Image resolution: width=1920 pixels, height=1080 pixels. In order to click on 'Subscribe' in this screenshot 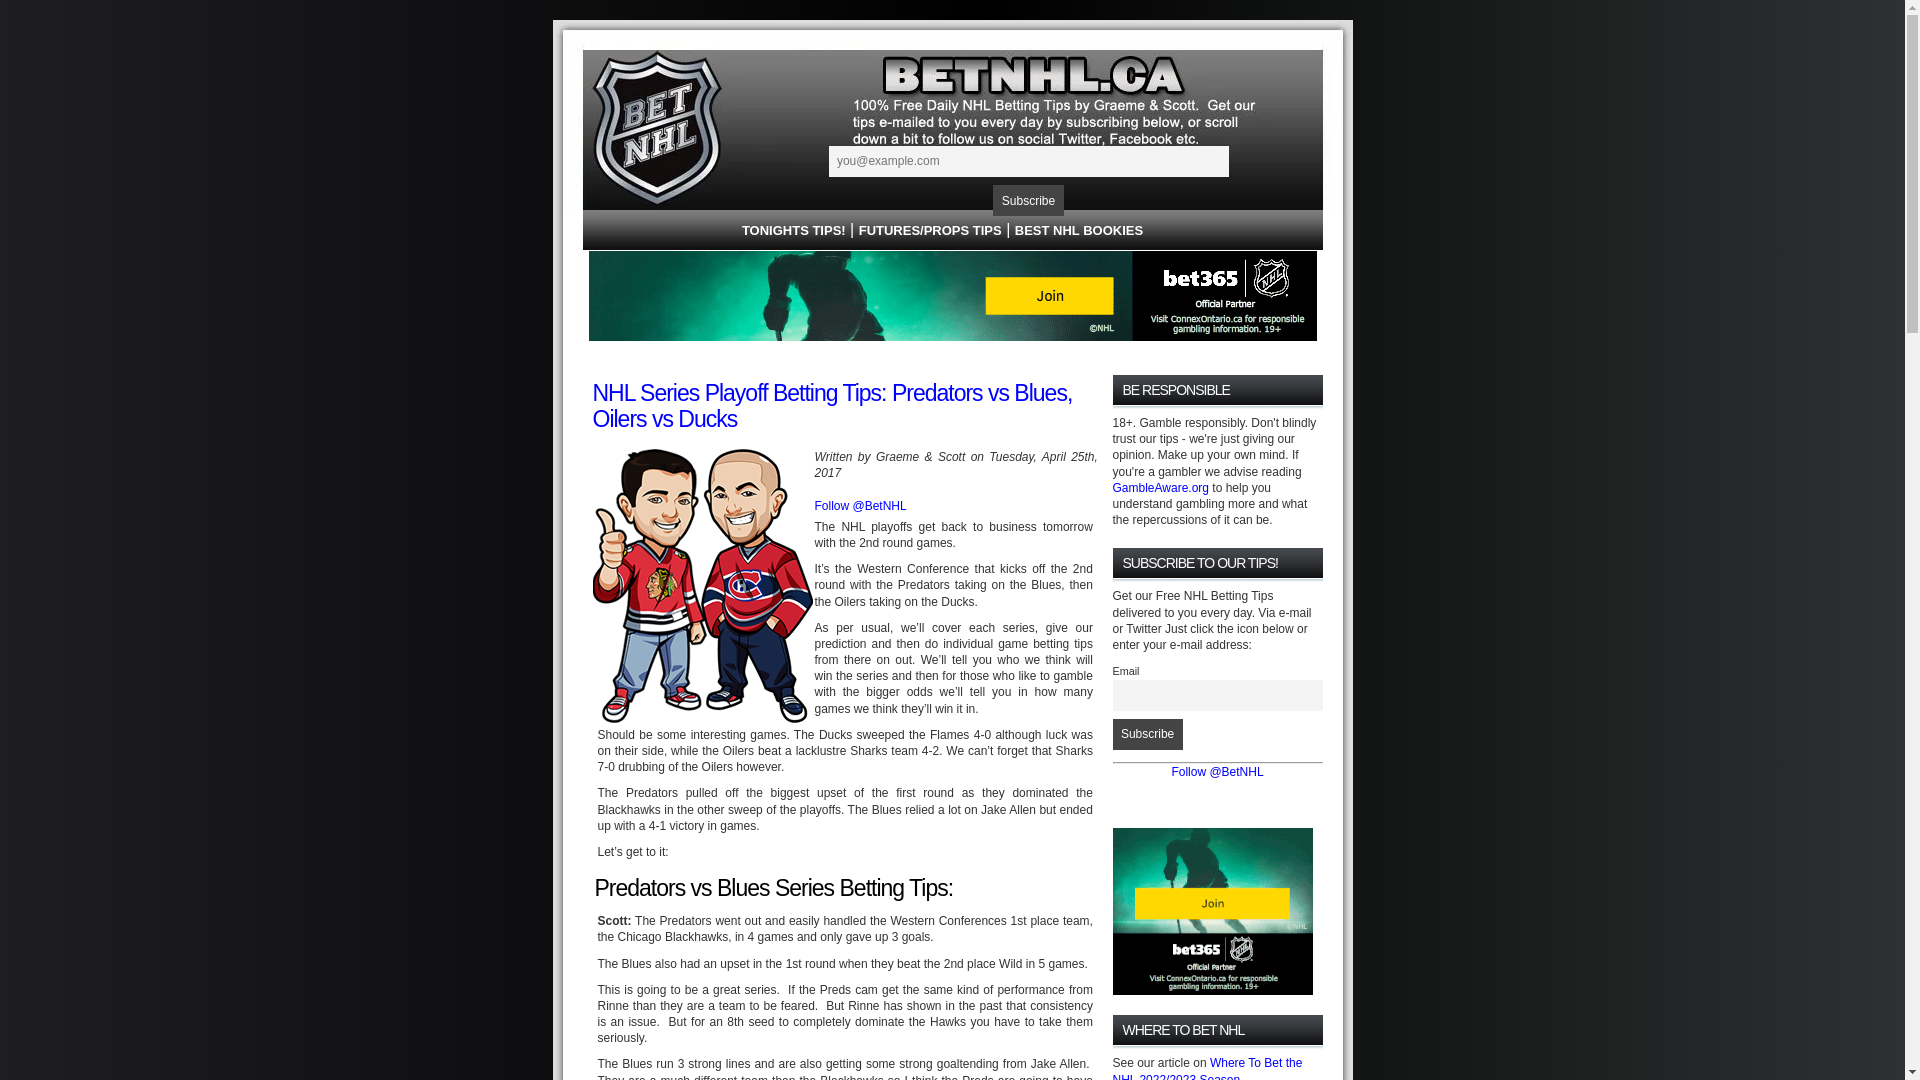, I will do `click(1027, 200)`.